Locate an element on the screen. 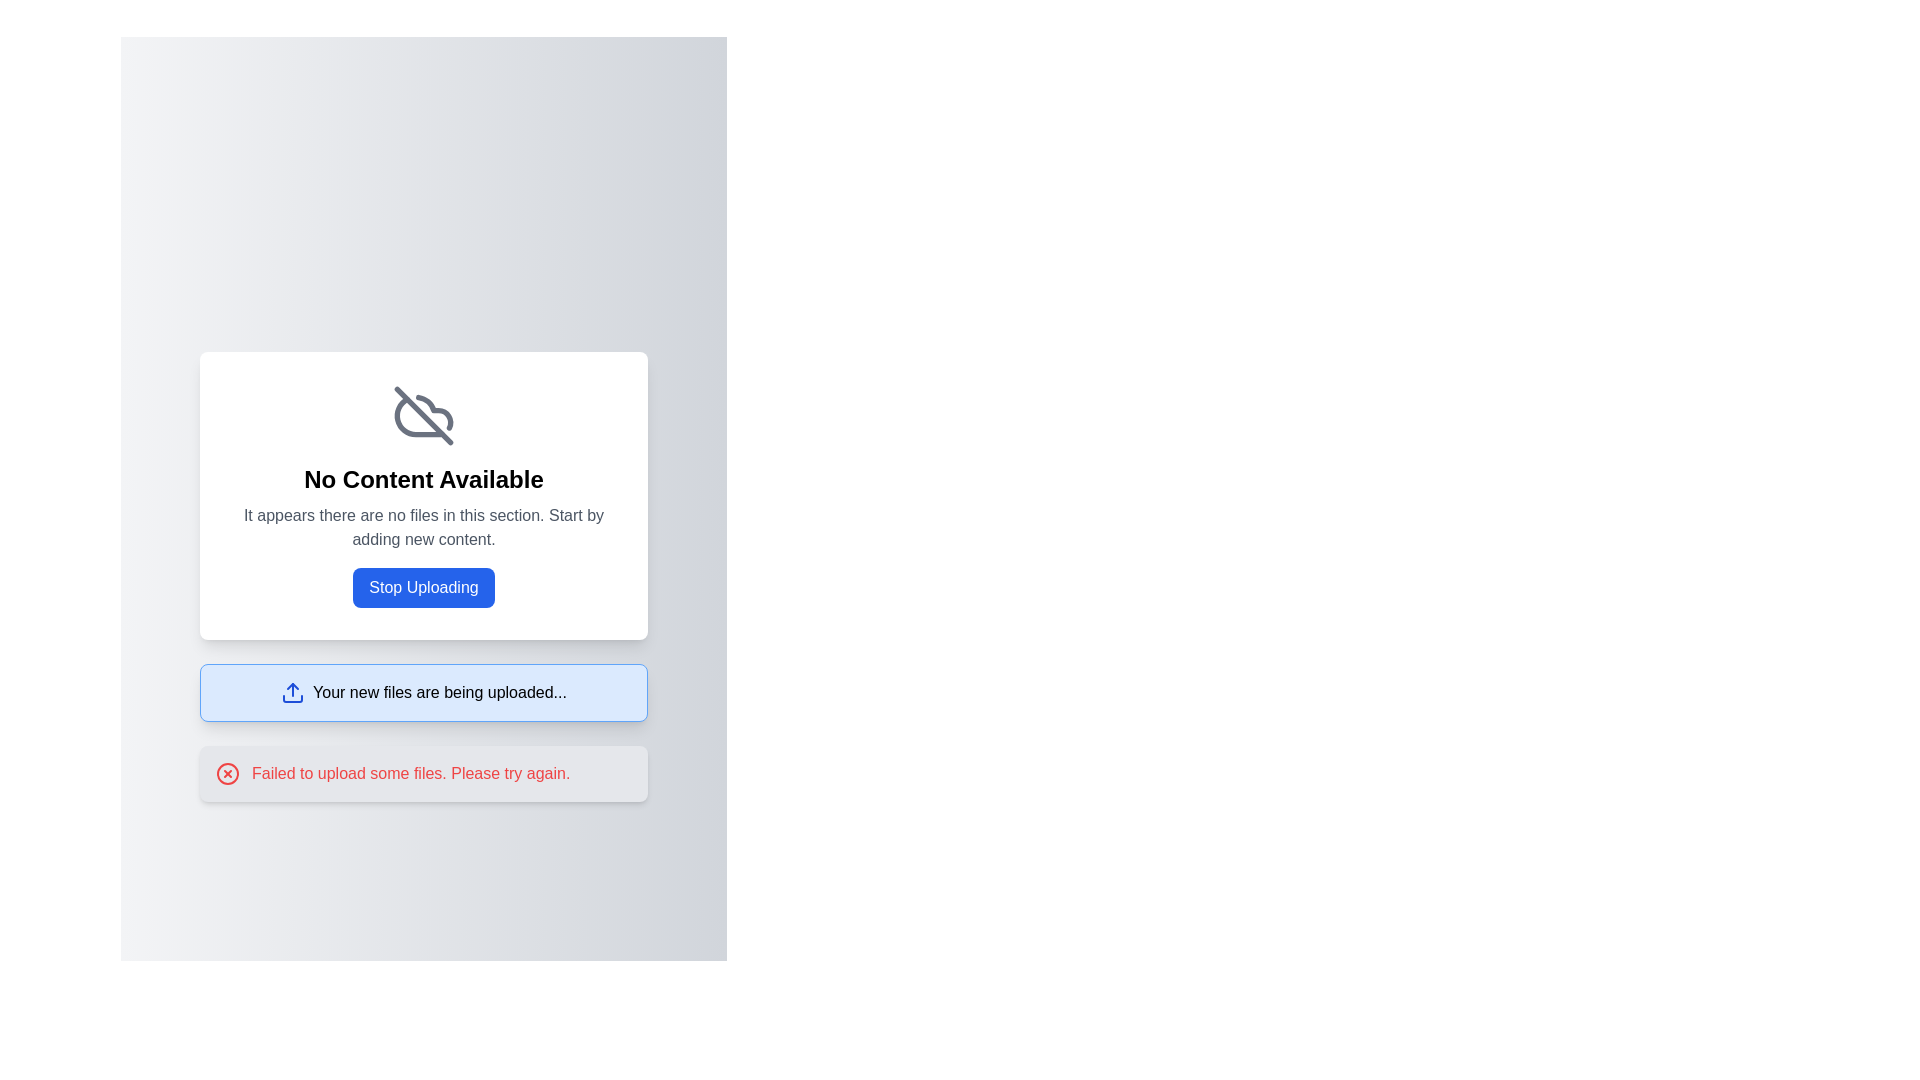  the button that halts the content uploading process, located within the central card below the subheading indicating no files are present is located at coordinates (422, 586).